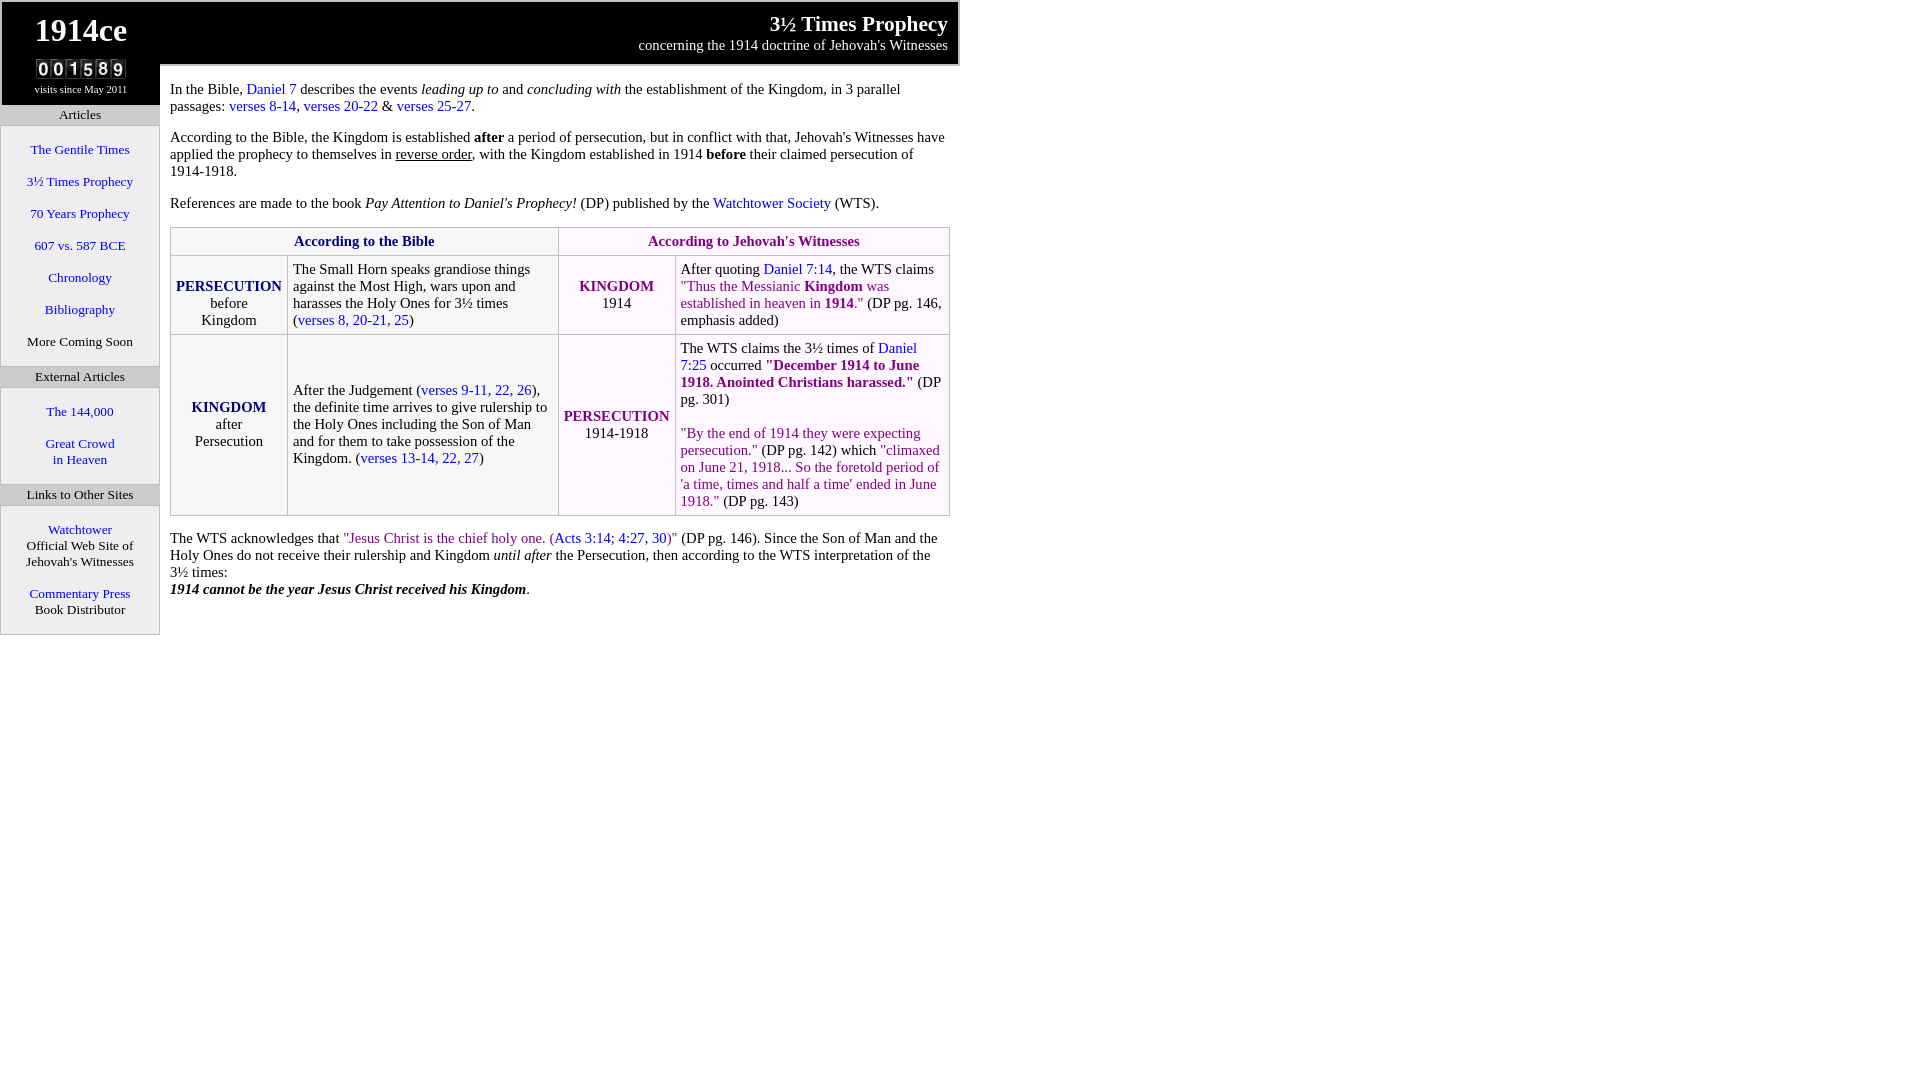 The image size is (1920, 1080). Describe the element at coordinates (261, 105) in the screenshot. I see `'verses 8-14'` at that location.